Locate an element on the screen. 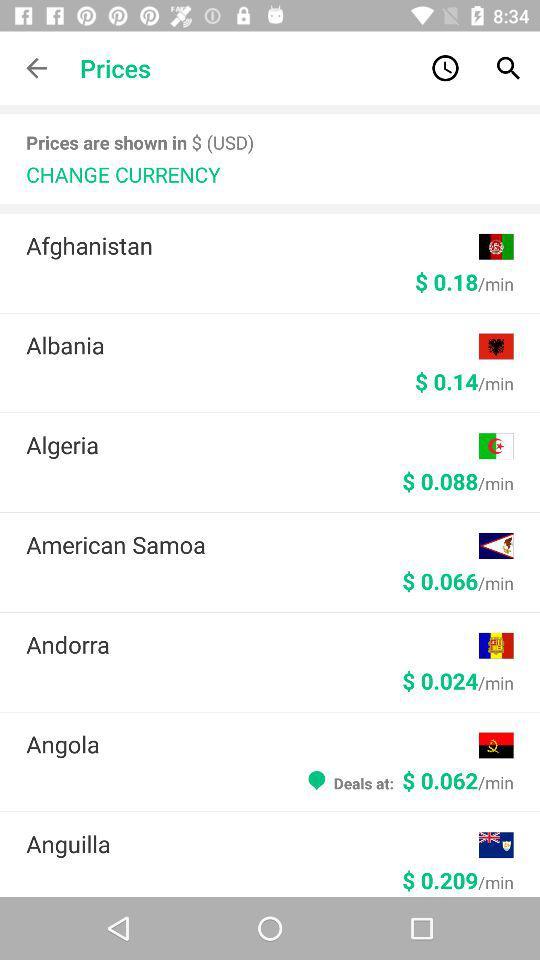 The width and height of the screenshot is (540, 960). the icon above the $ 0.14/min is located at coordinates (252, 345).